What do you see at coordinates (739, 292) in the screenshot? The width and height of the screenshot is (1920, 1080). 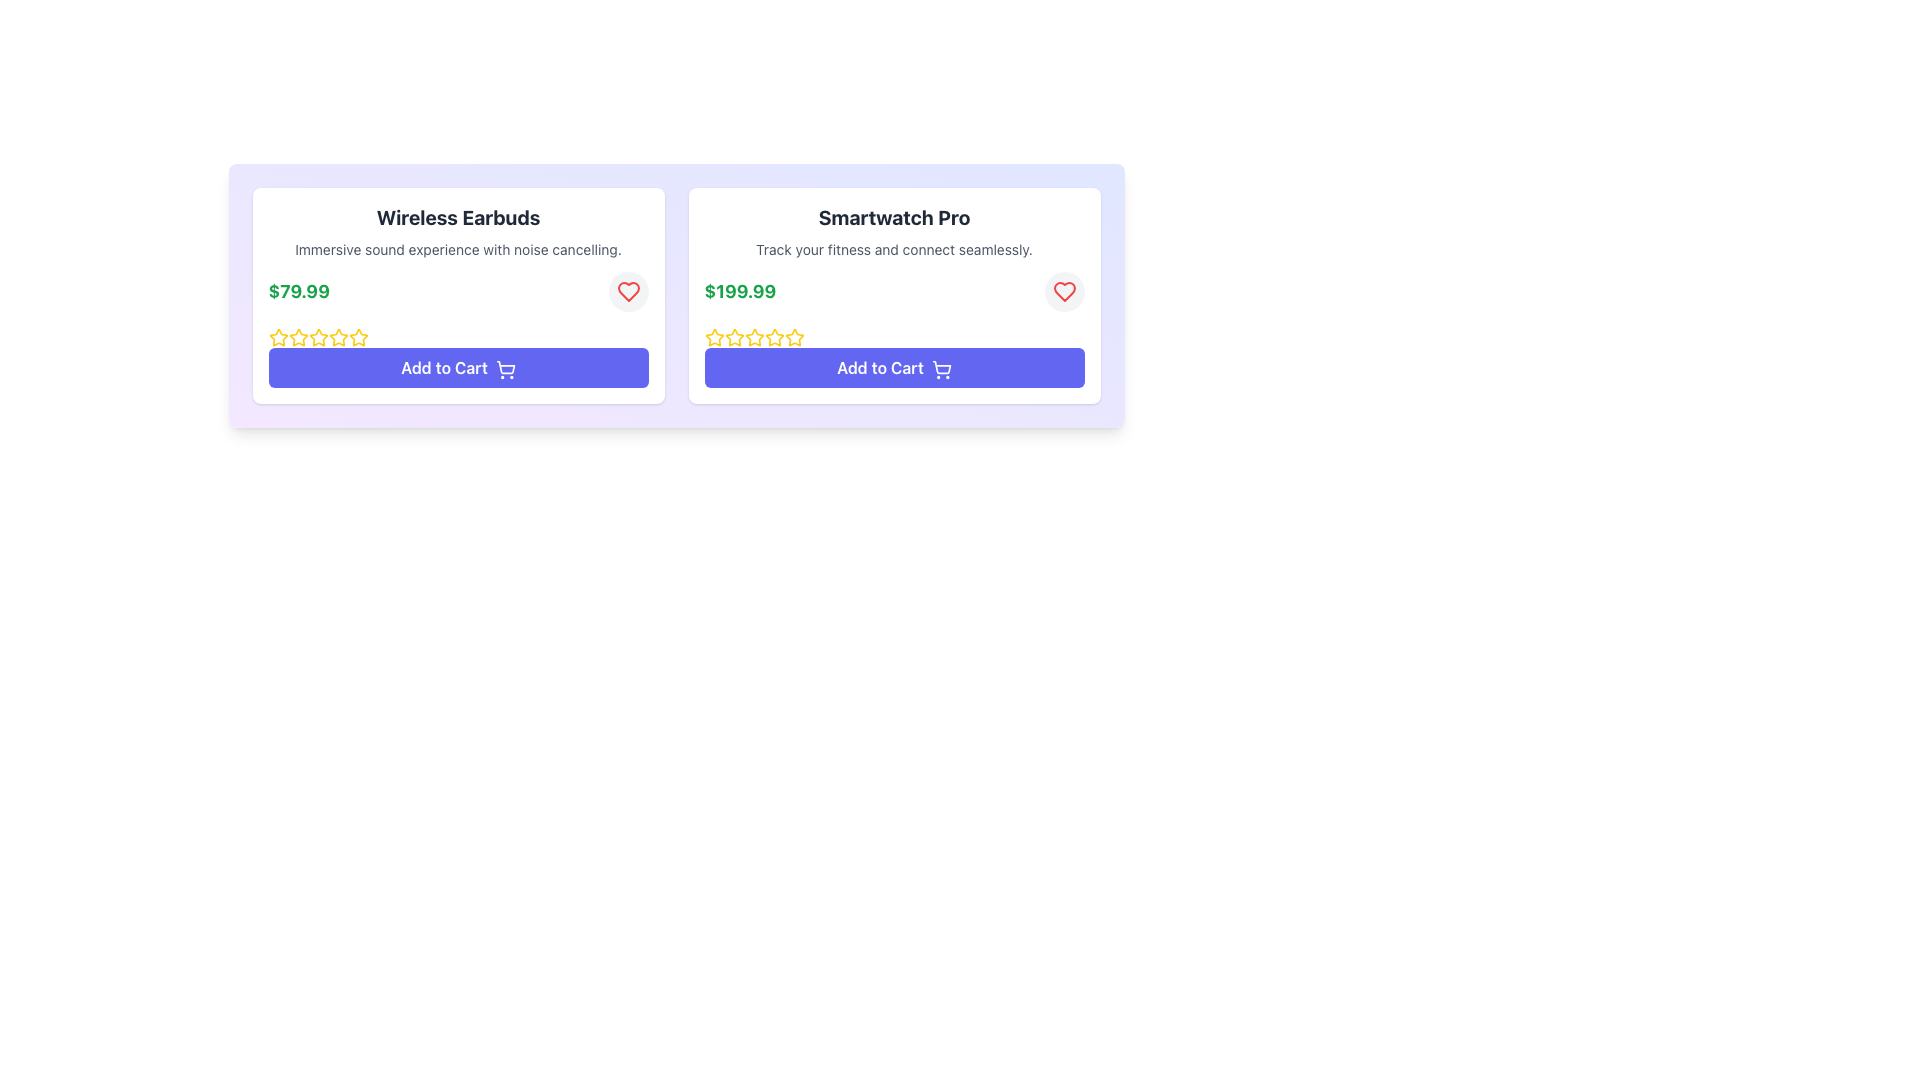 I see `the bold green price label displaying '$199.99' located in the 'Smartwatch Pro' product card, positioned in the center of the card` at bounding box center [739, 292].